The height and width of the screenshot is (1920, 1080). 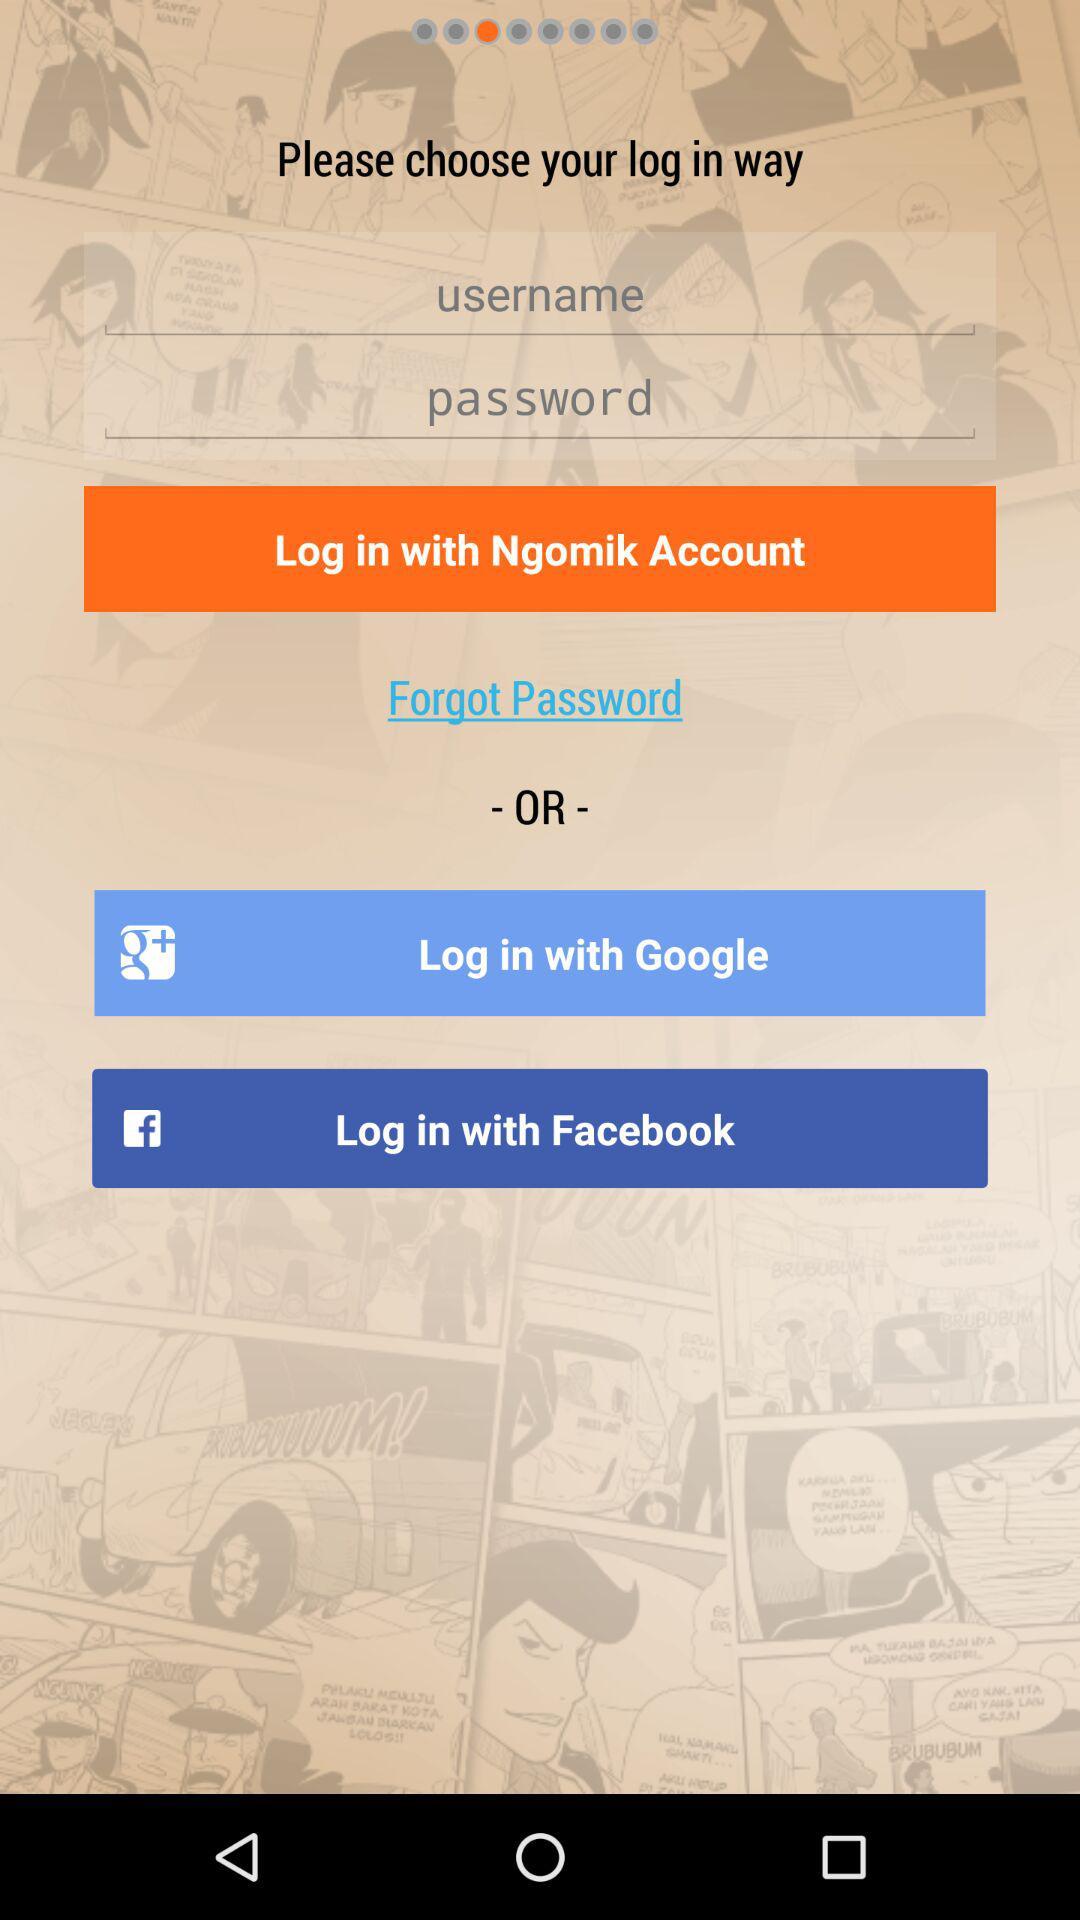 What do you see at coordinates (540, 397) in the screenshot?
I see `password` at bounding box center [540, 397].